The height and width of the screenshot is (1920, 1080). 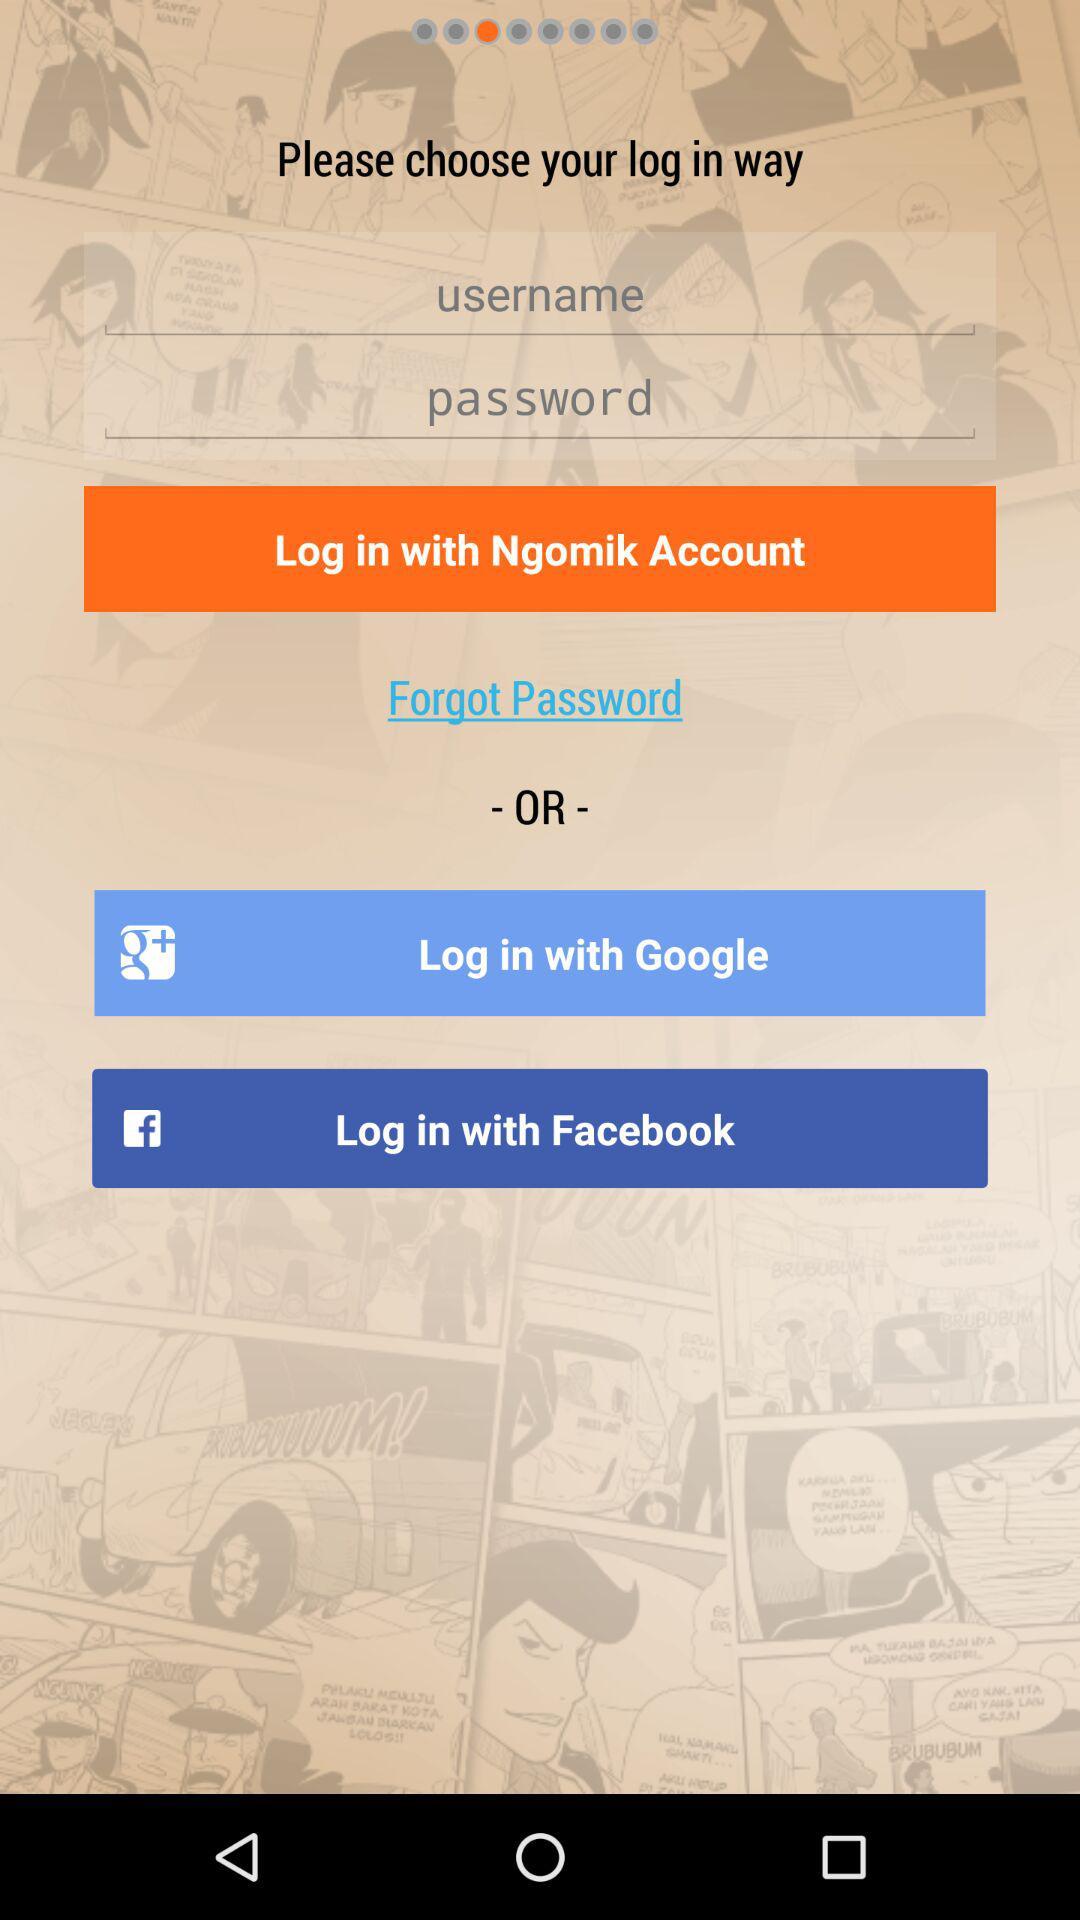 What do you see at coordinates (540, 397) in the screenshot?
I see `password` at bounding box center [540, 397].